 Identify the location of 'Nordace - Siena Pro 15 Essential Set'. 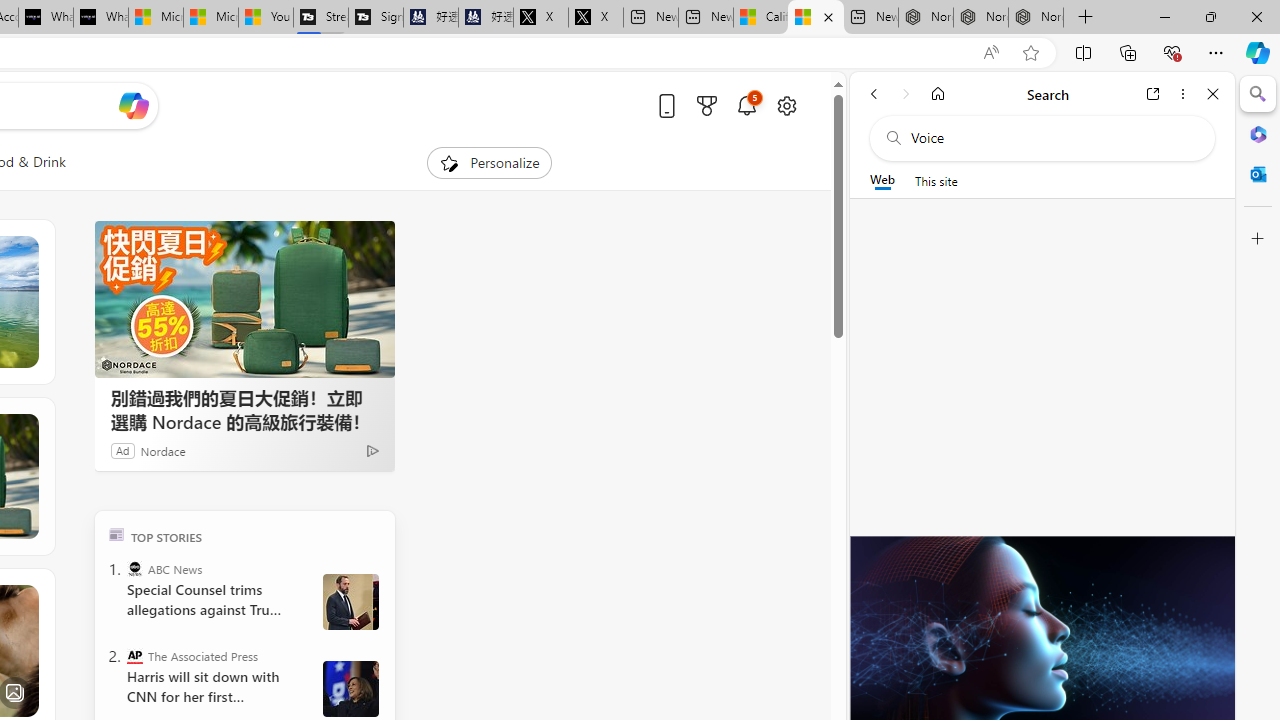
(1036, 17).